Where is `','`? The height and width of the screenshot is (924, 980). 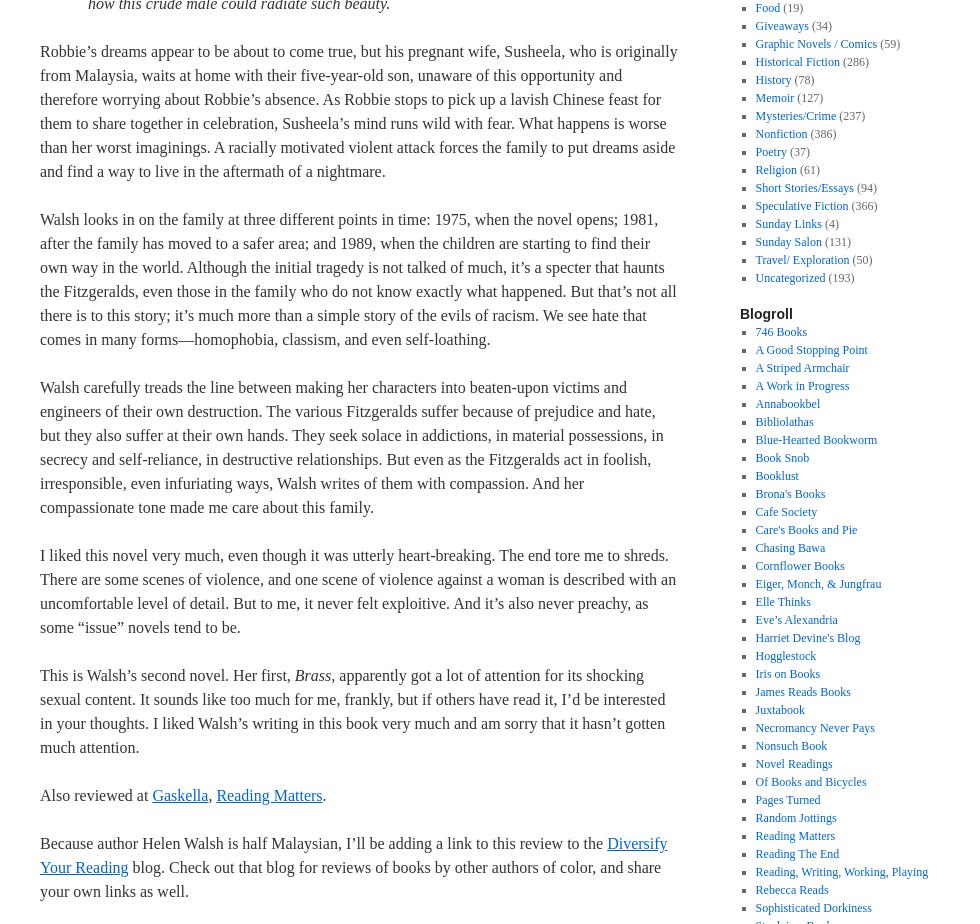
',' is located at coordinates (211, 795).